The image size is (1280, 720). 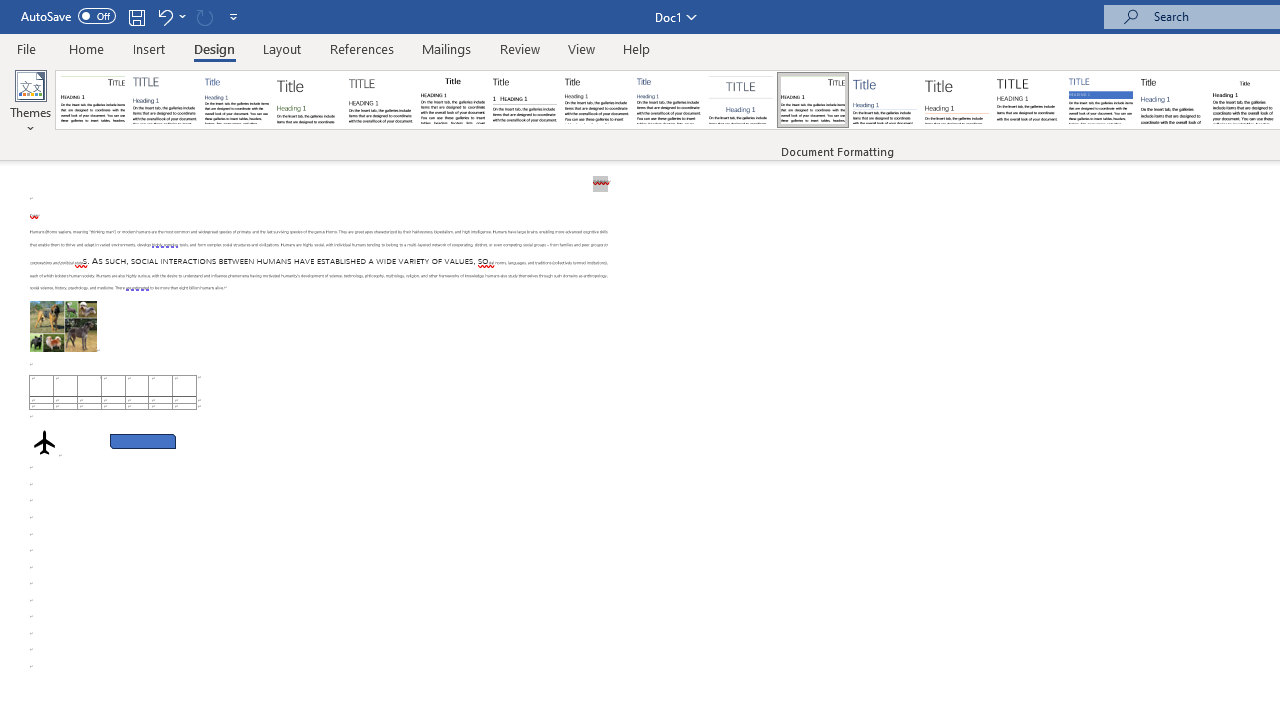 What do you see at coordinates (165, 100) in the screenshot?
I see `'Basic (Elegant)'` at bounding box center [165, 100].